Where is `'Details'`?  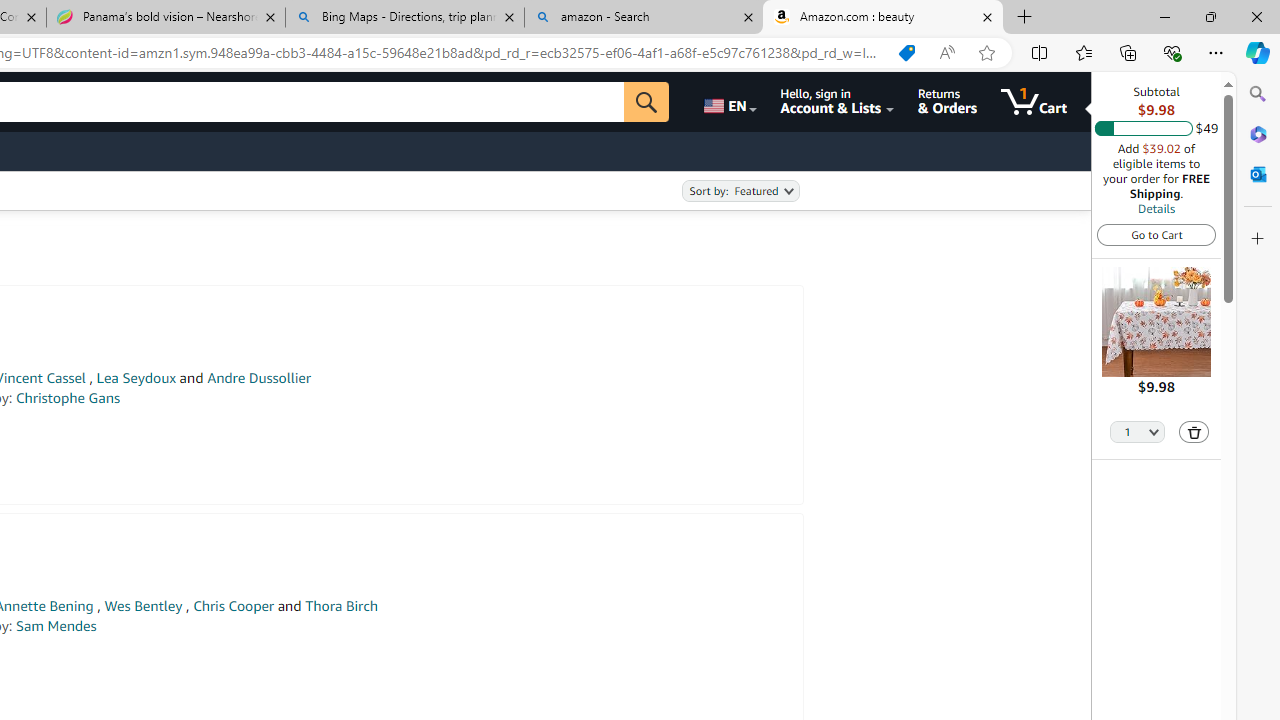 'Details' is located at coordinates (1156, 208).